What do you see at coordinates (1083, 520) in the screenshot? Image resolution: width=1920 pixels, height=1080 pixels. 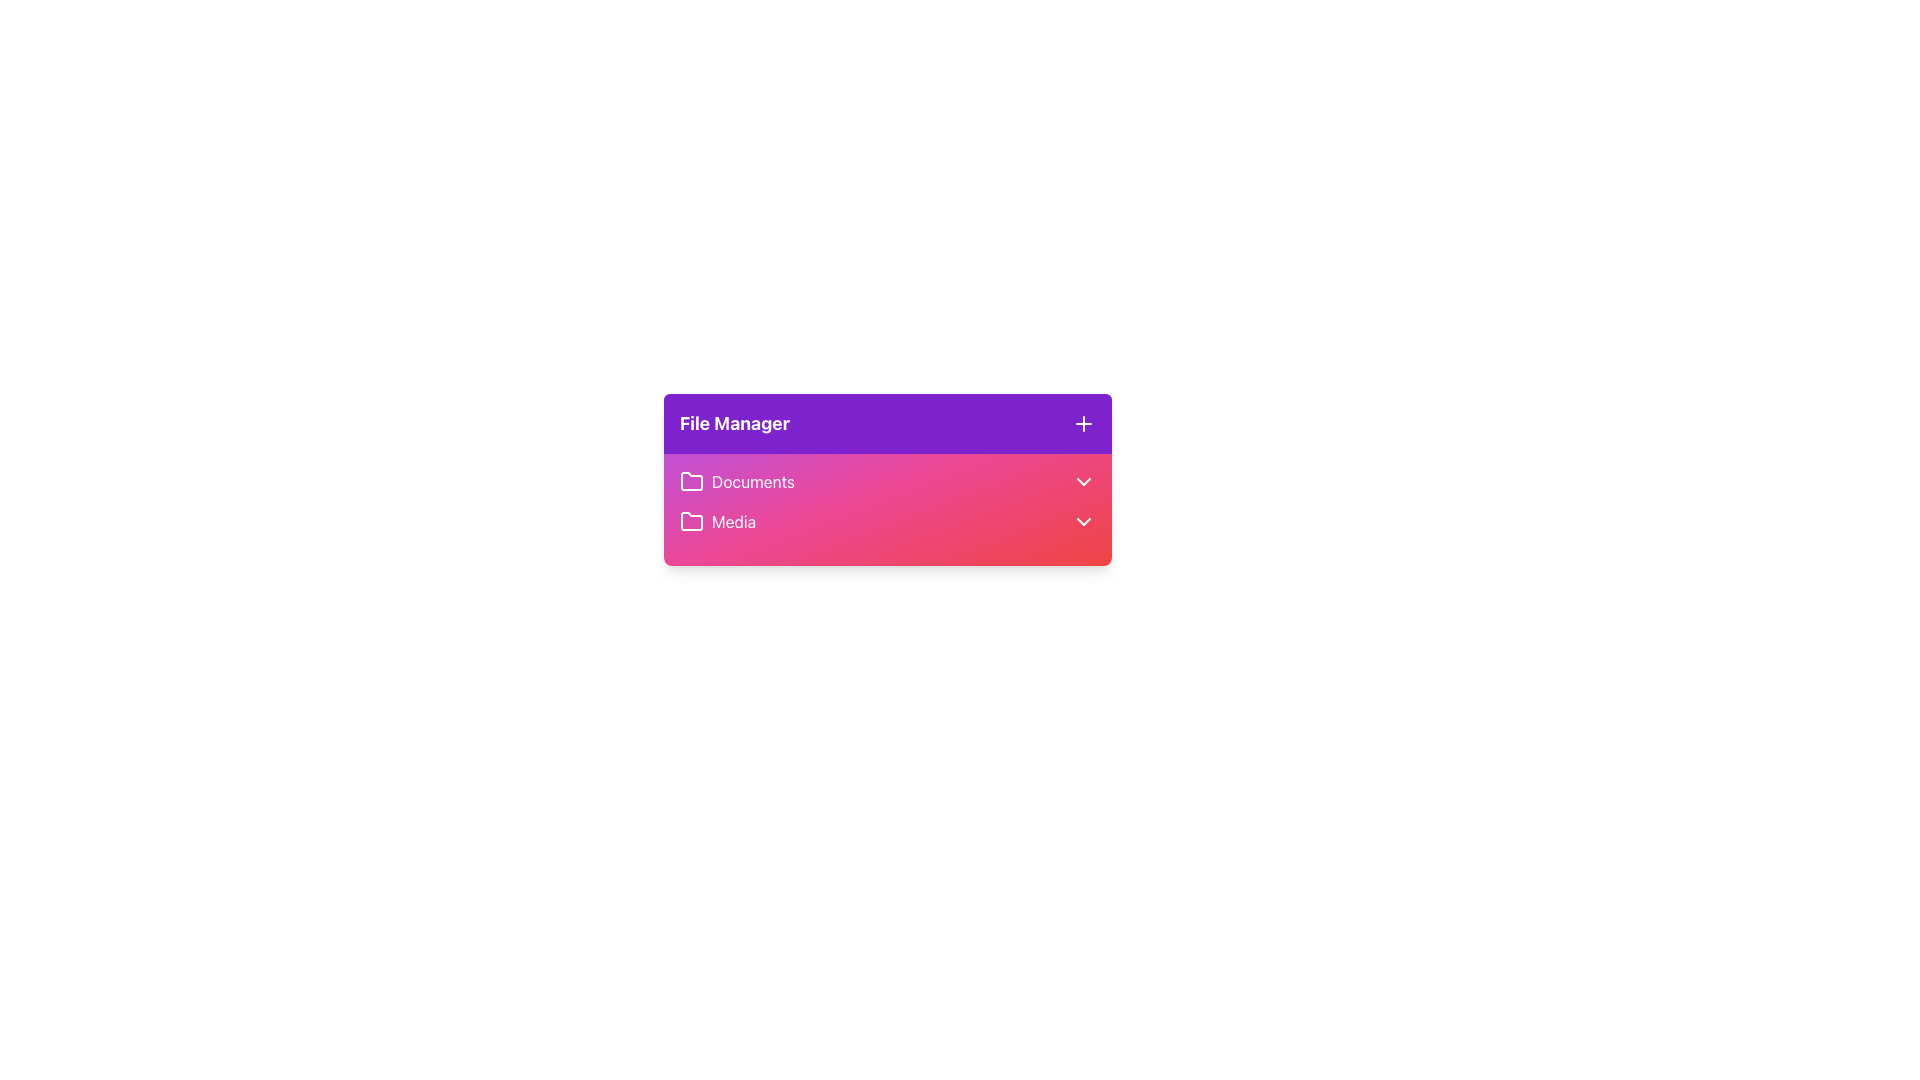 I see `the chevron icon indicator located at the far right of the 'Media' section` at bounding box center [1083, 520].